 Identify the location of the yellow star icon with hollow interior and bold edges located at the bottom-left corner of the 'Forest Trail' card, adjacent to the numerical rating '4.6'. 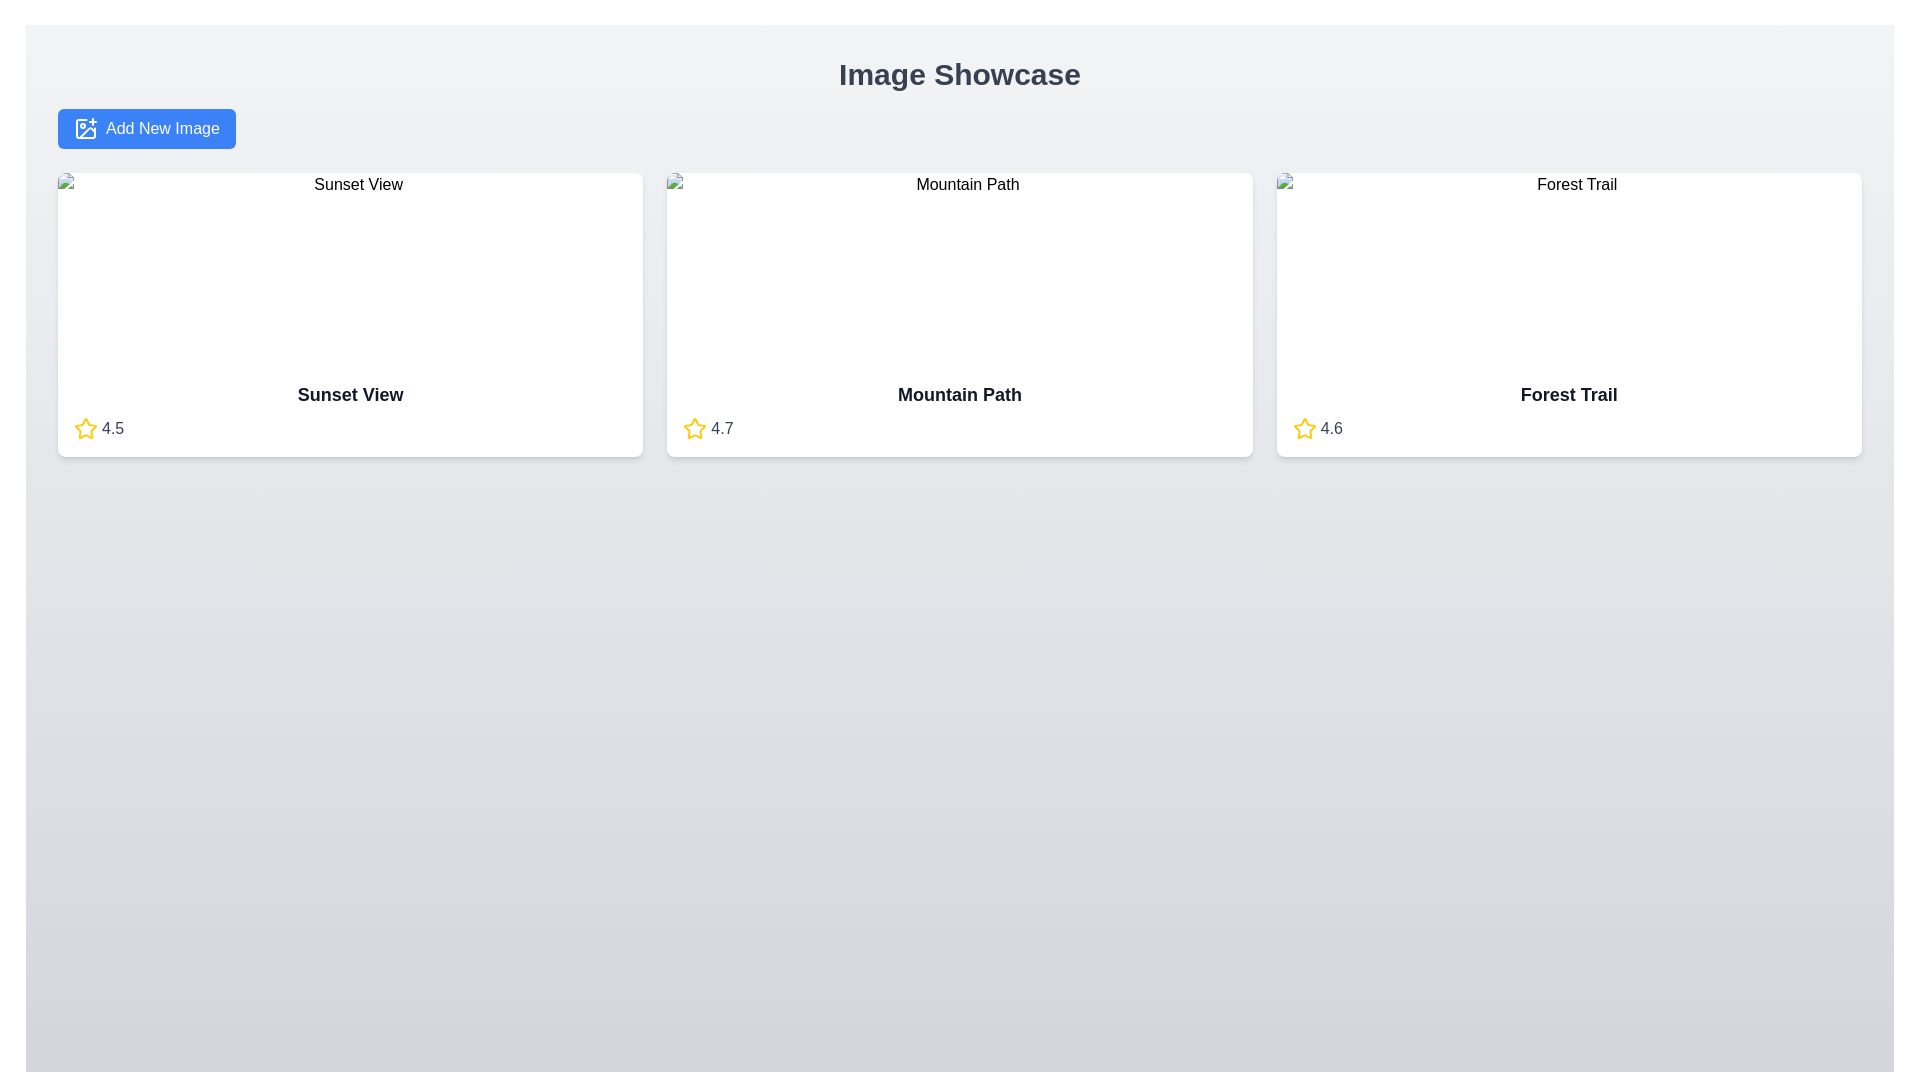
(1304, 427).